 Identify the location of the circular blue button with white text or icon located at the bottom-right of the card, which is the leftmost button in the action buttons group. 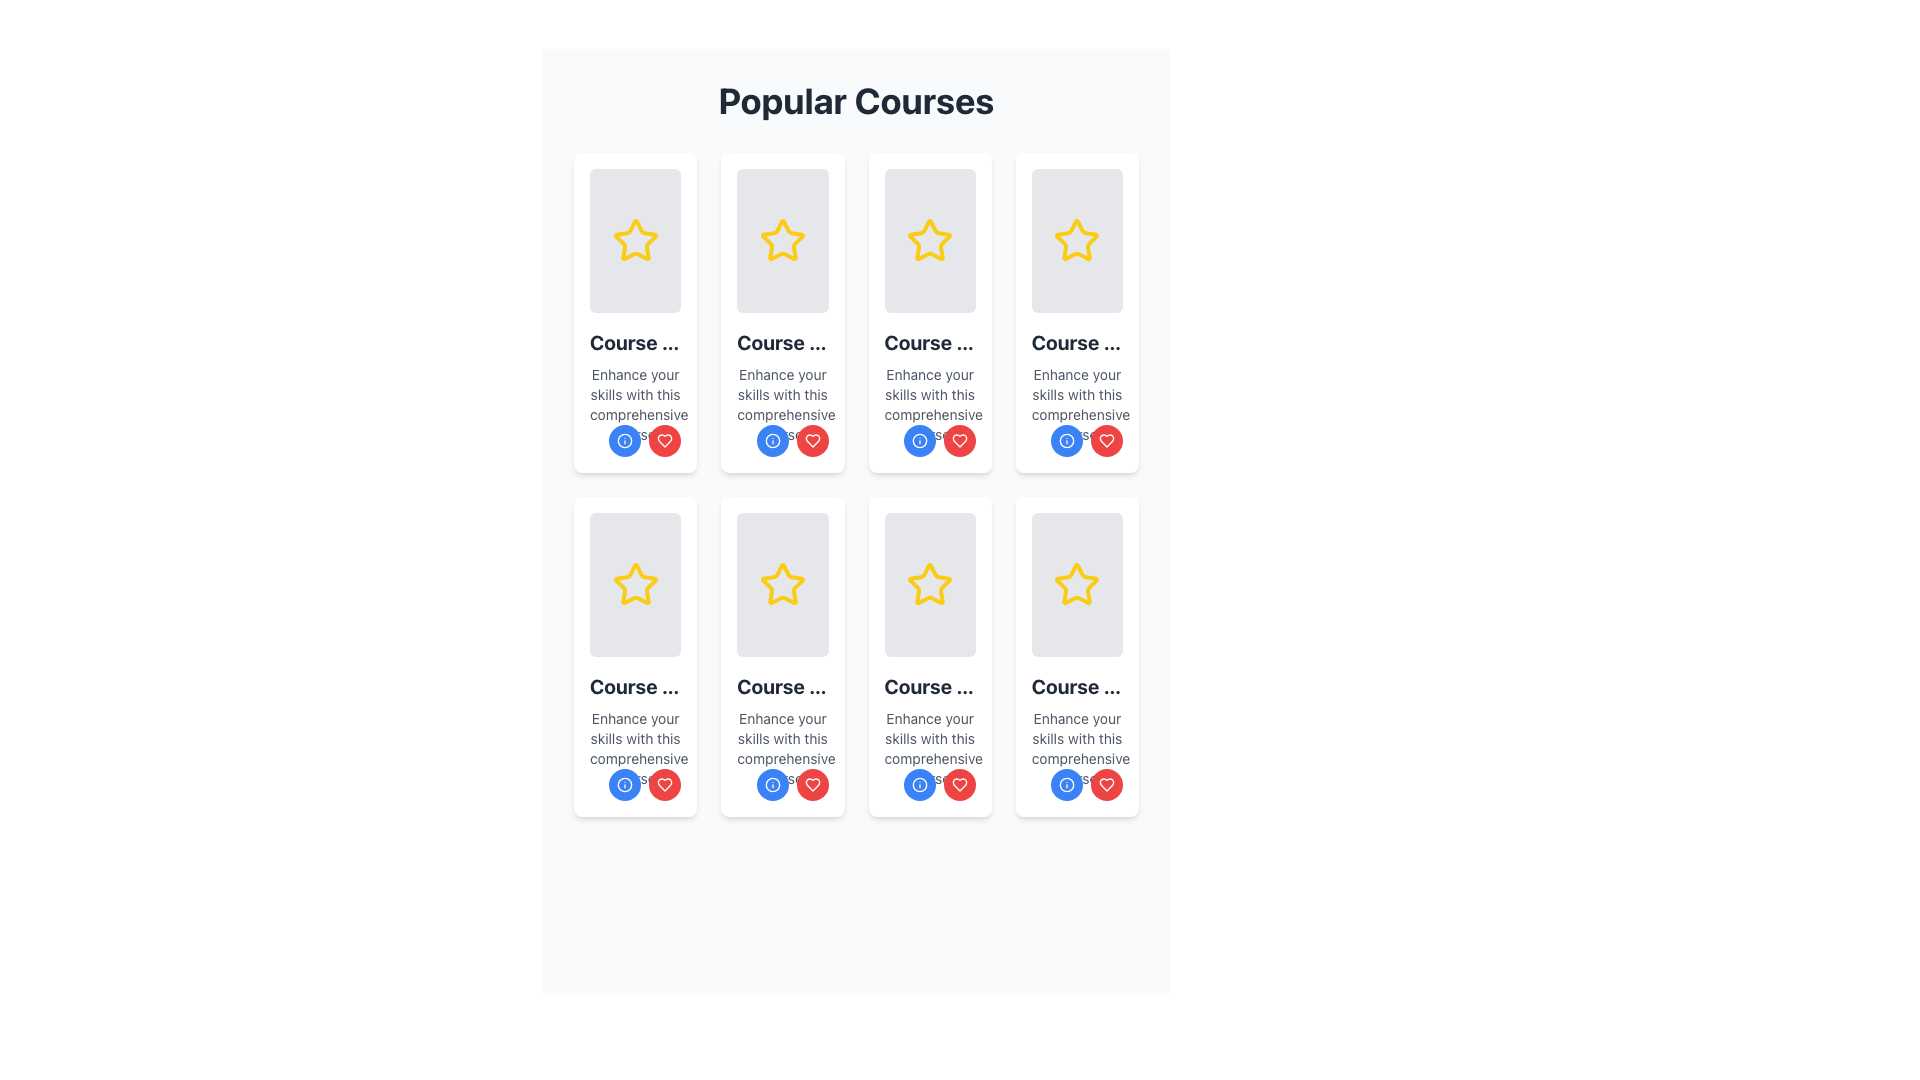
(624, 784).